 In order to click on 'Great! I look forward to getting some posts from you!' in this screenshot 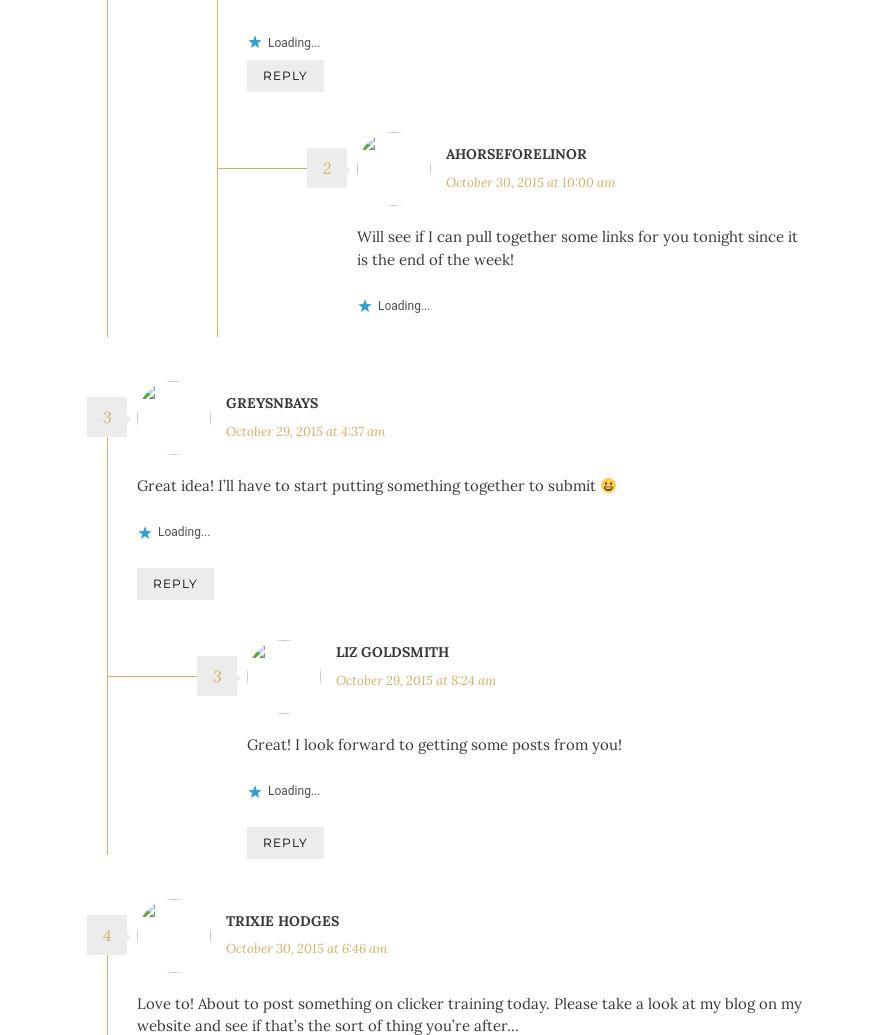, I will do `click(433, 804)`.